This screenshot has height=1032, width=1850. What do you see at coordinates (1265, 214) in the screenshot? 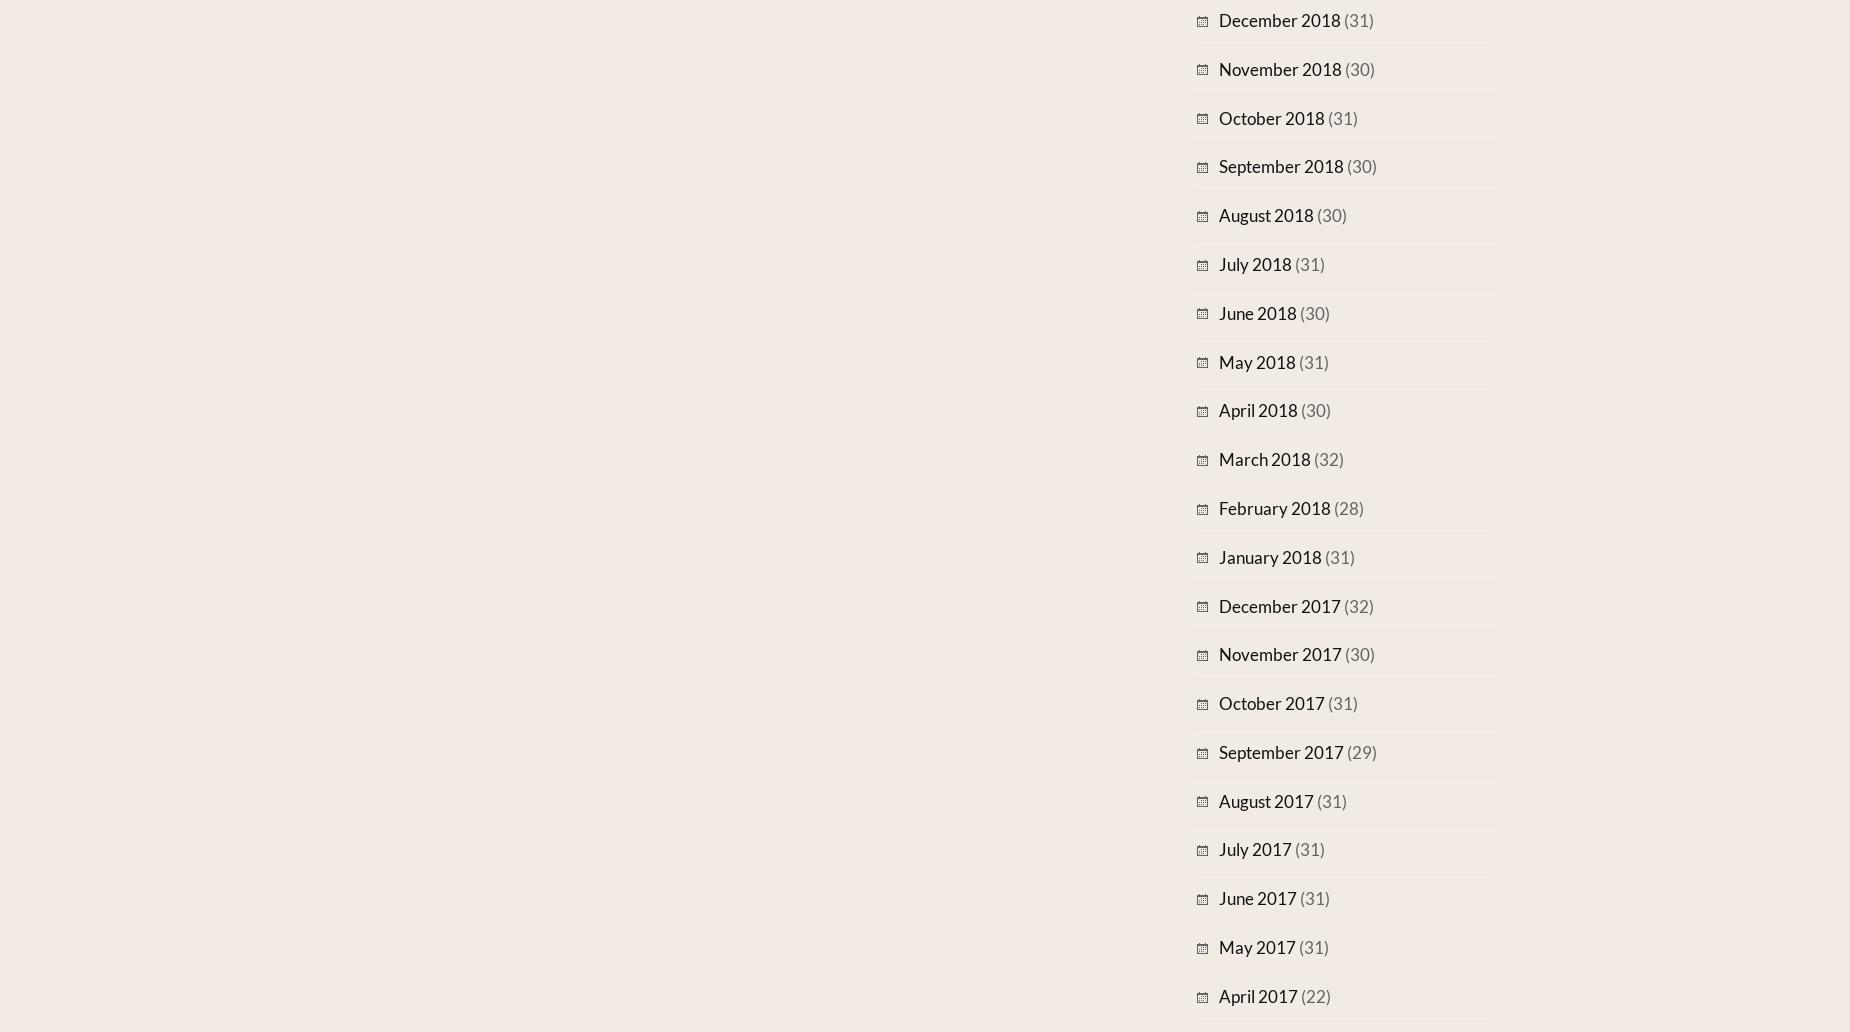
I see `'August 2018'` at bounding box center [1265, 214].